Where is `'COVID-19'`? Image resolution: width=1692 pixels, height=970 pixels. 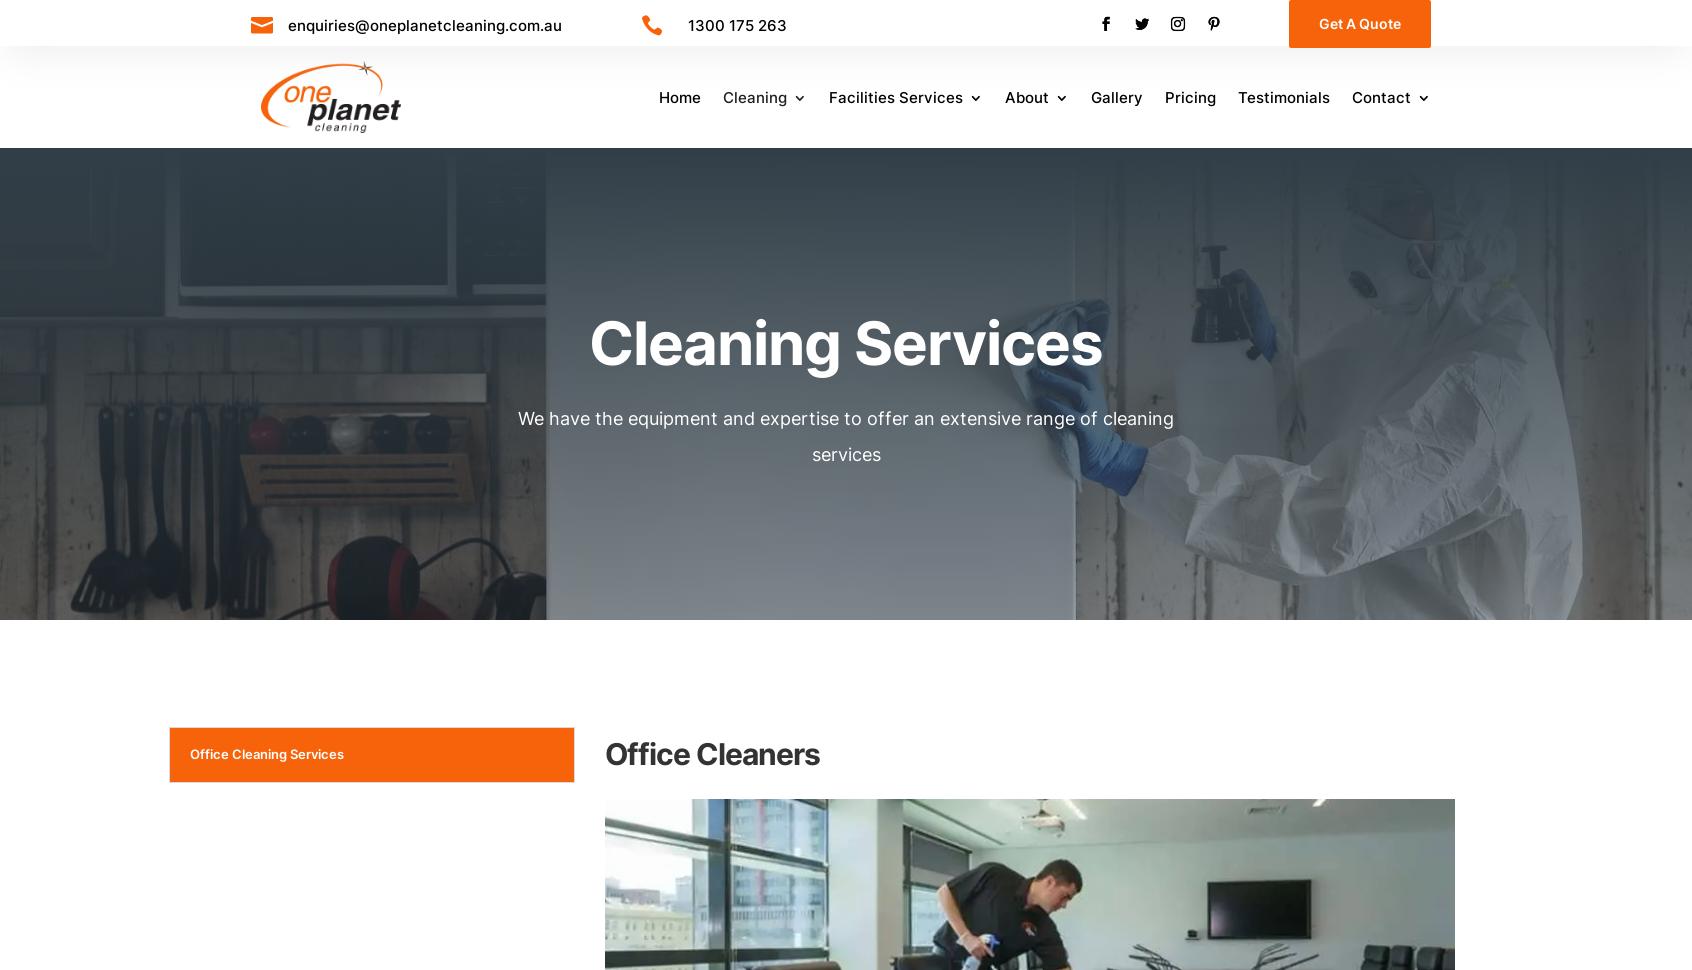 'COVID-19' is located at coordinates (786, 477).